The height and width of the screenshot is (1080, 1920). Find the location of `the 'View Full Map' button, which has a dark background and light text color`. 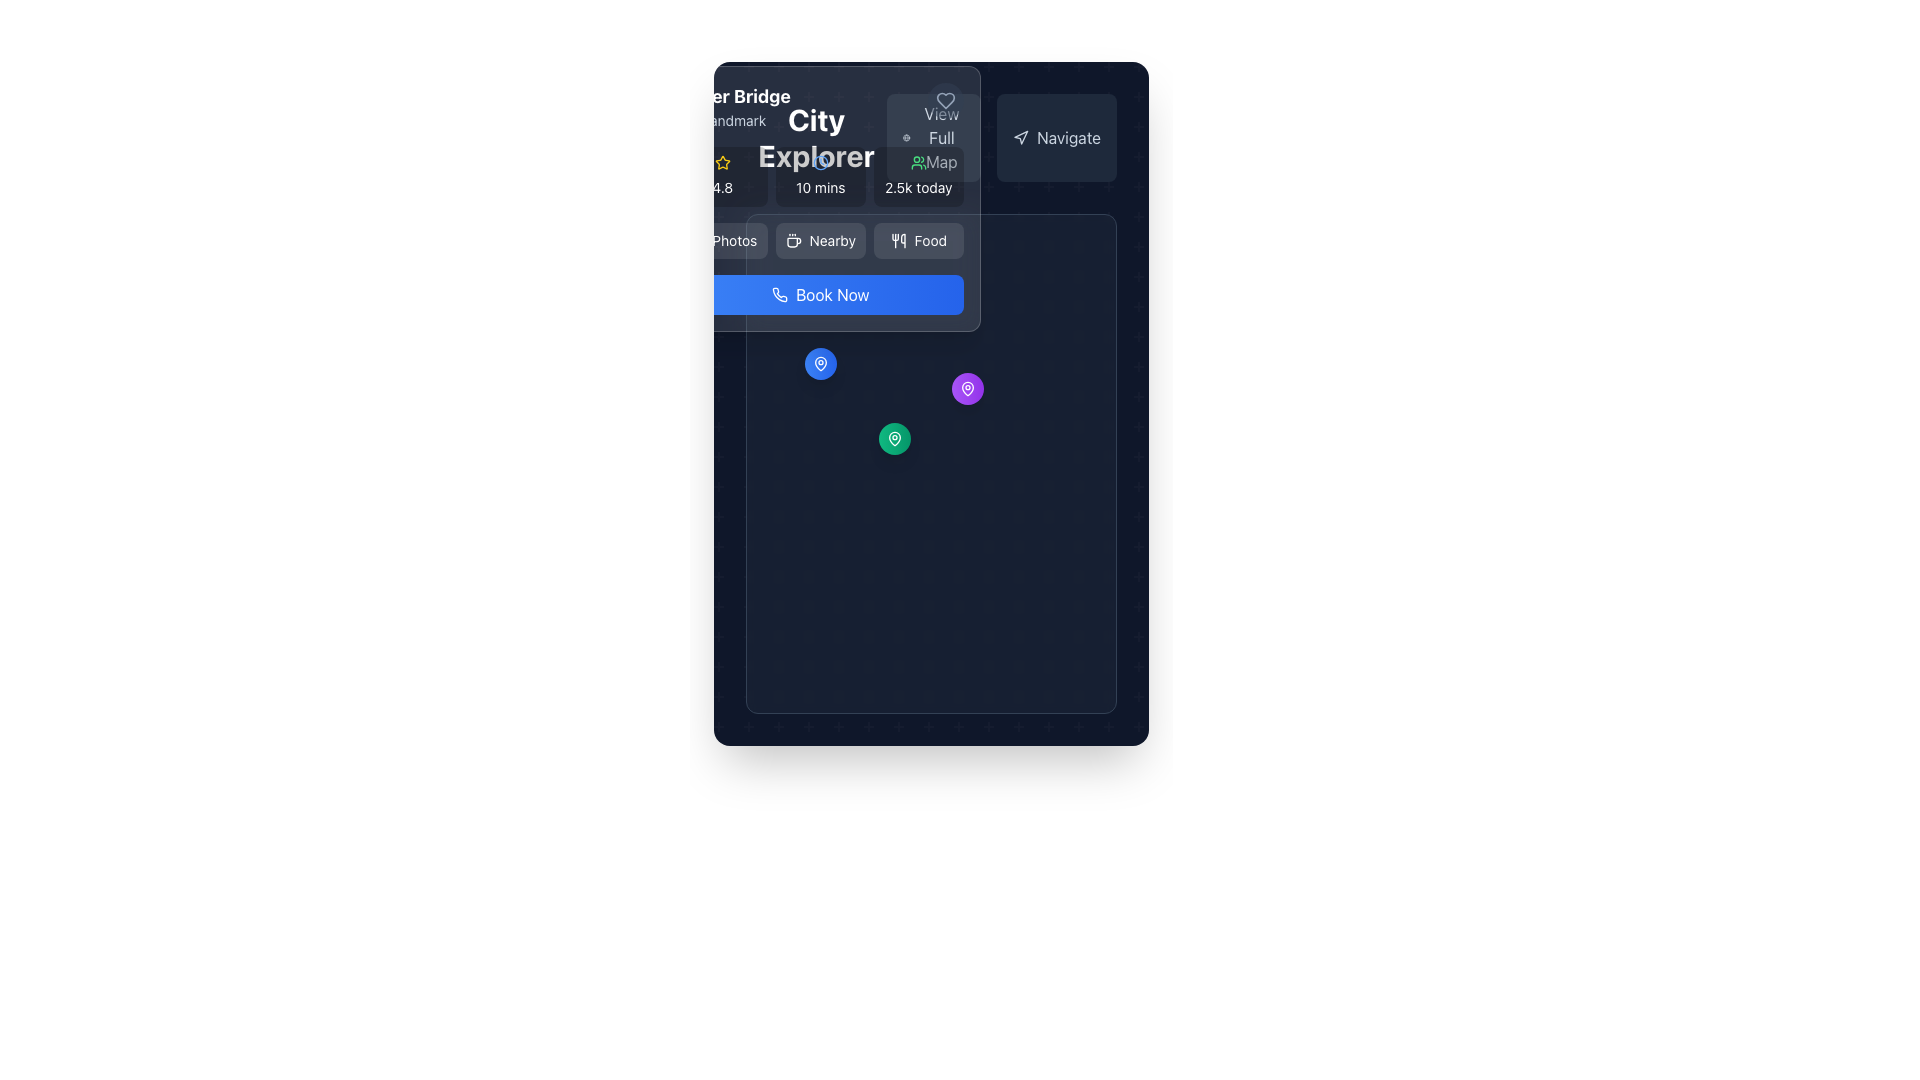

the 'View Full Map' button, which has a dark background and light text color is located at coordinates (930, 137).